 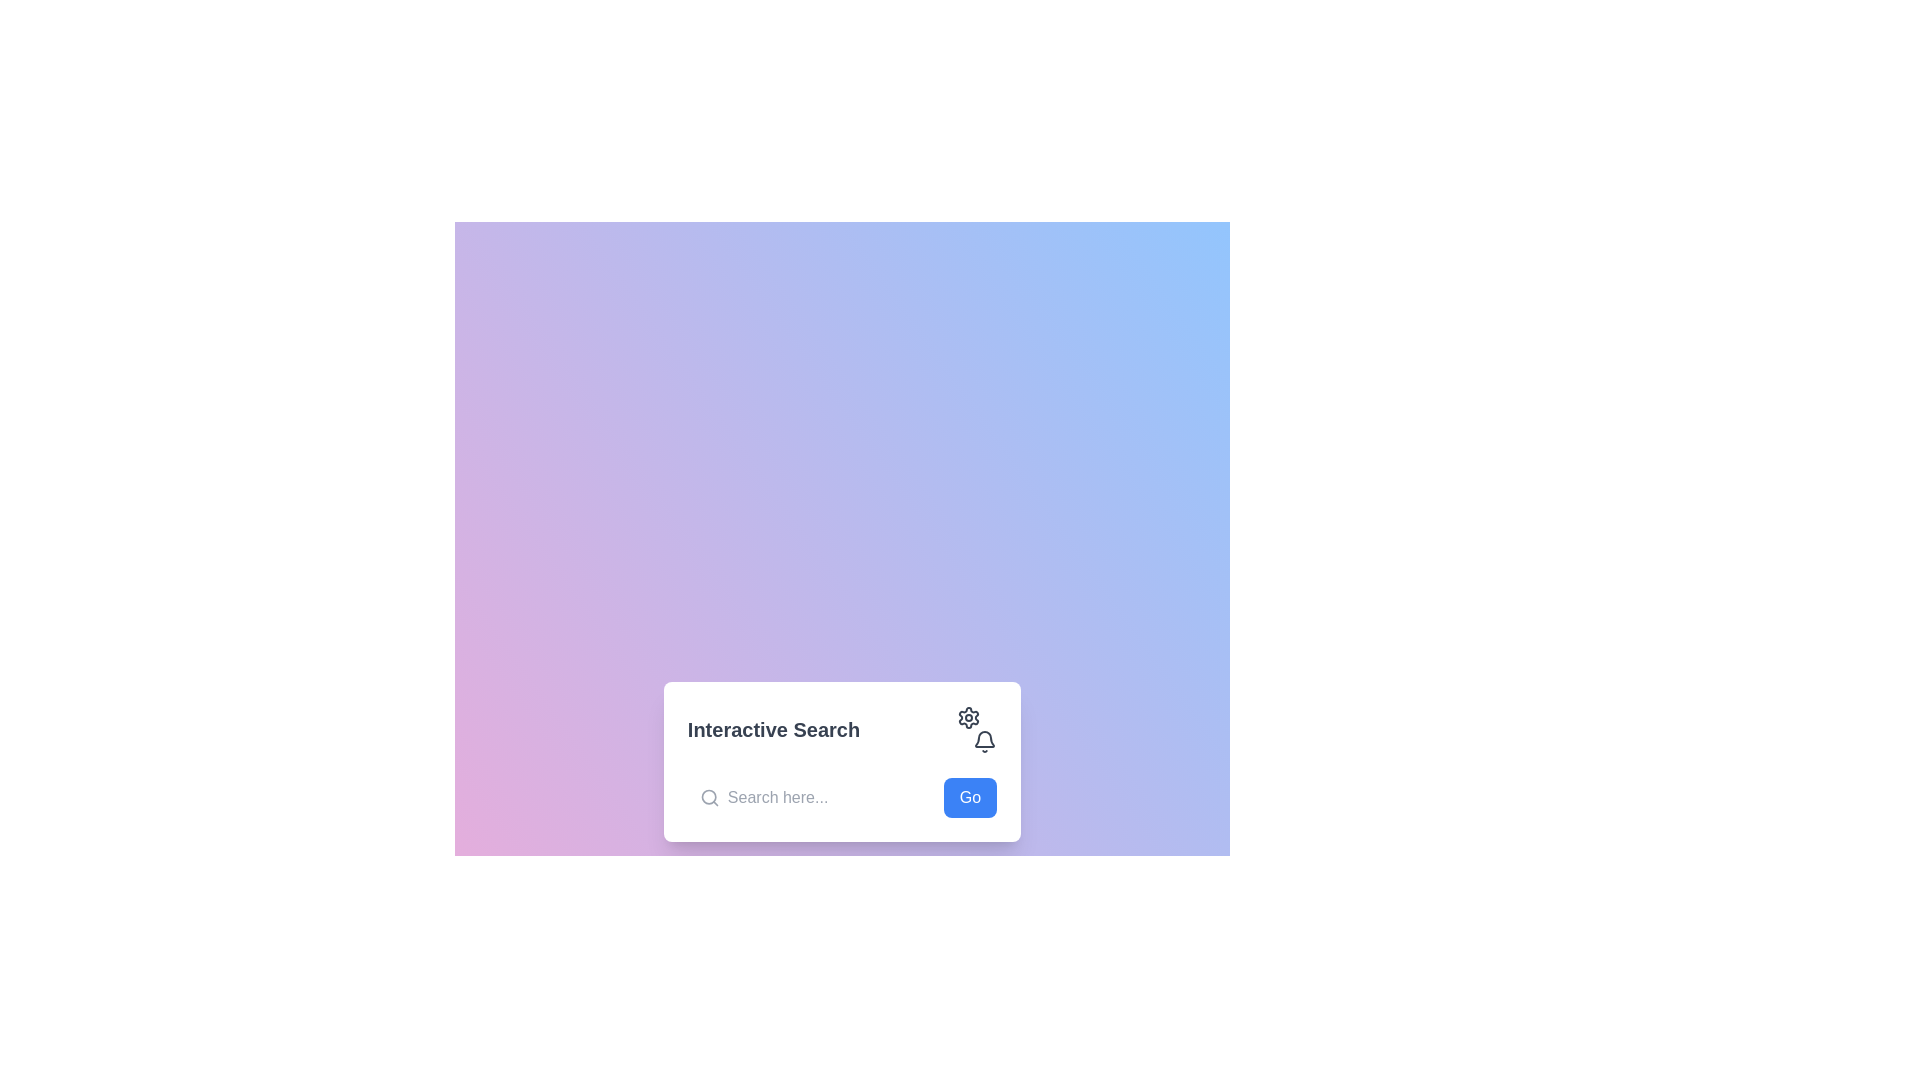 I want to click on the bell icon located in the top-right area of the interactive search panel, so click(x=985, y=742).